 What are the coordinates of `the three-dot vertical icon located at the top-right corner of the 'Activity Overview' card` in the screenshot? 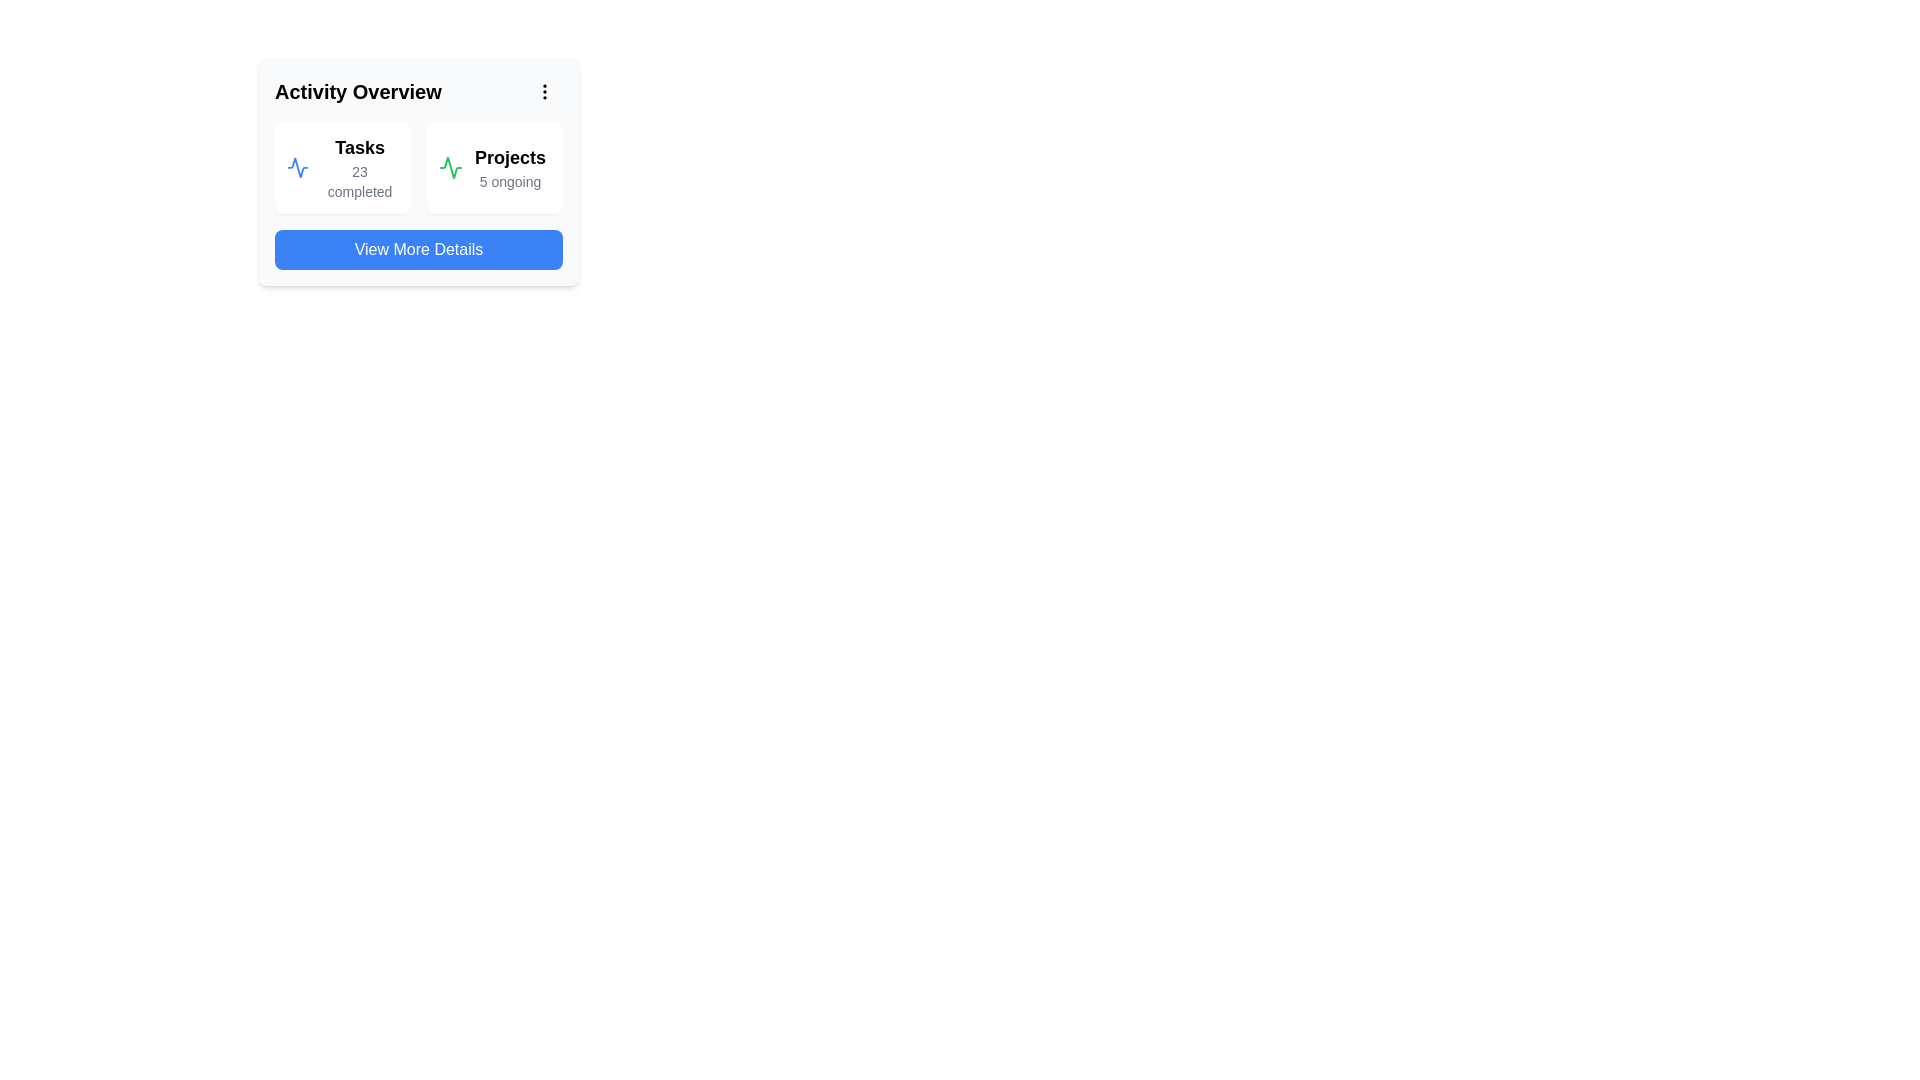 It's located at (545, 92).